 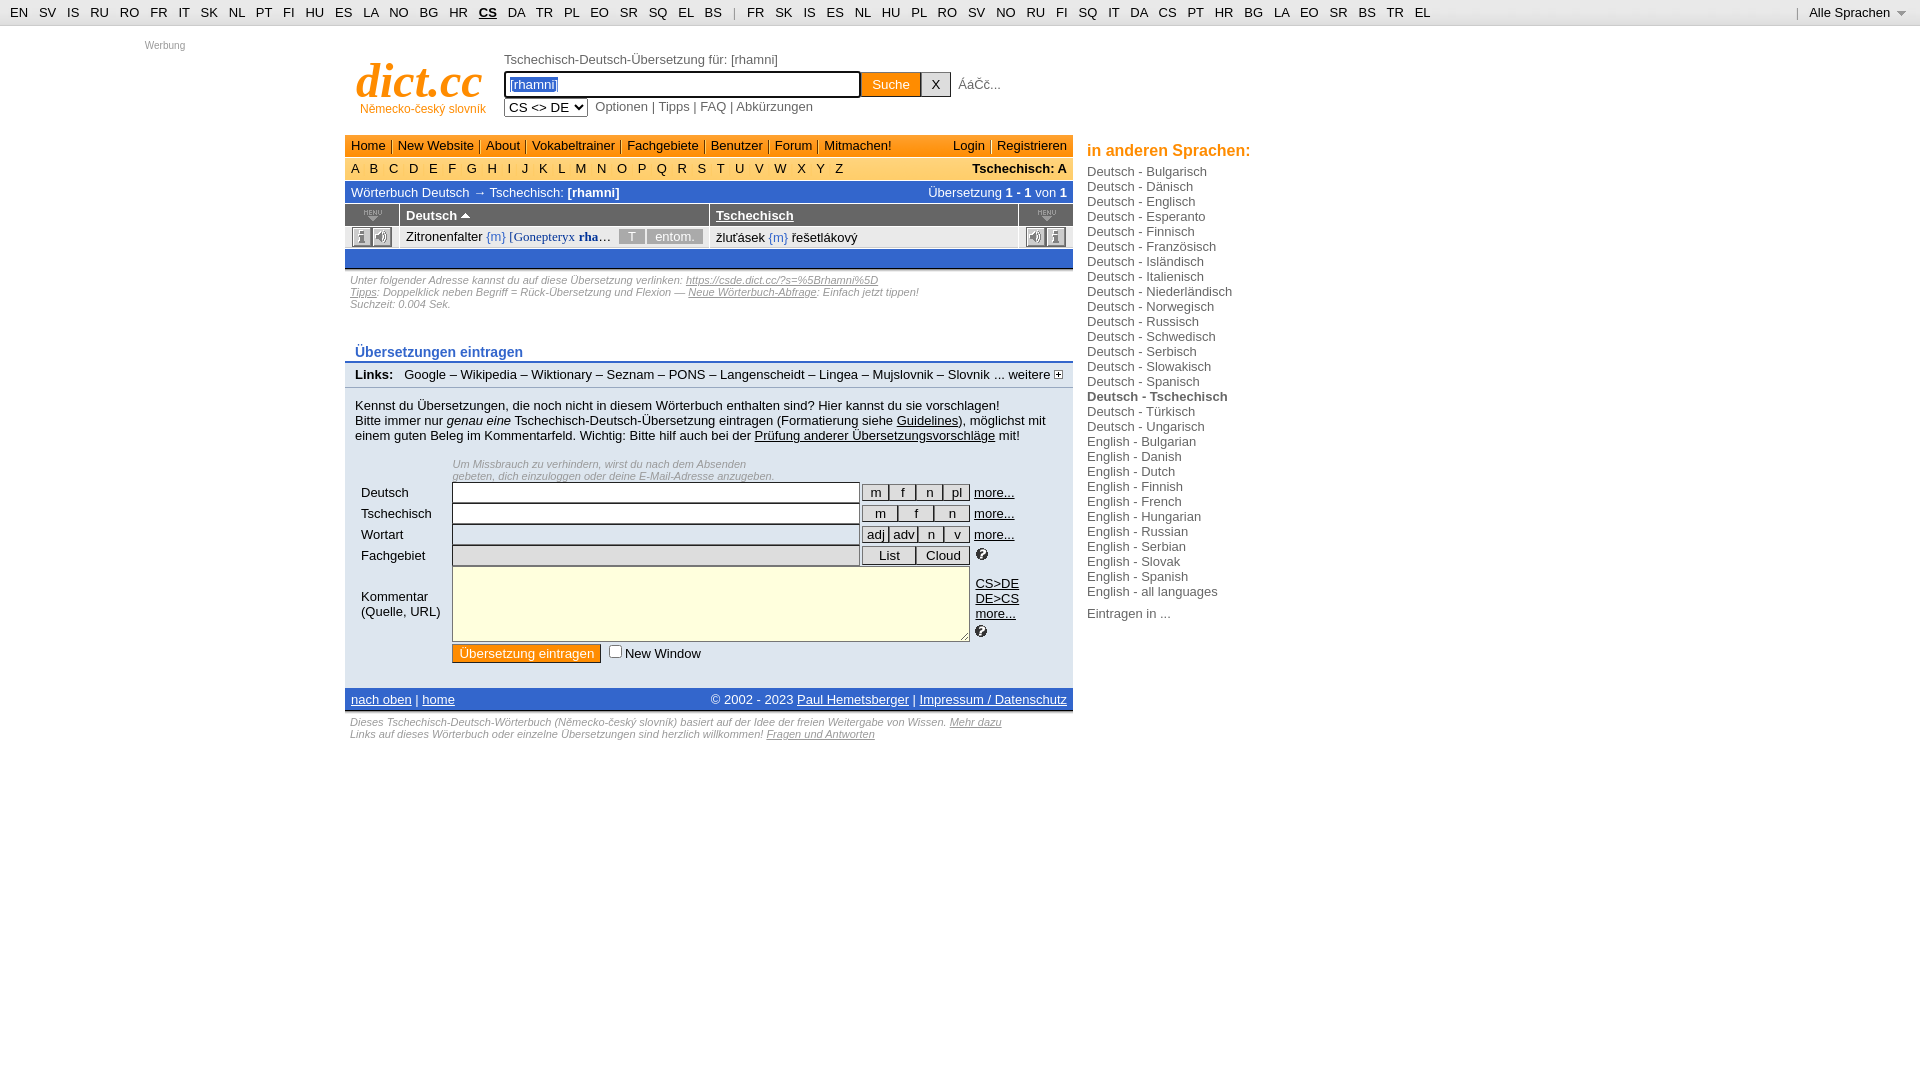 What do you see at coordinates (560, 374) in the screenshot?
I see `'Wiktionary'` at bounding box center [560, 374].